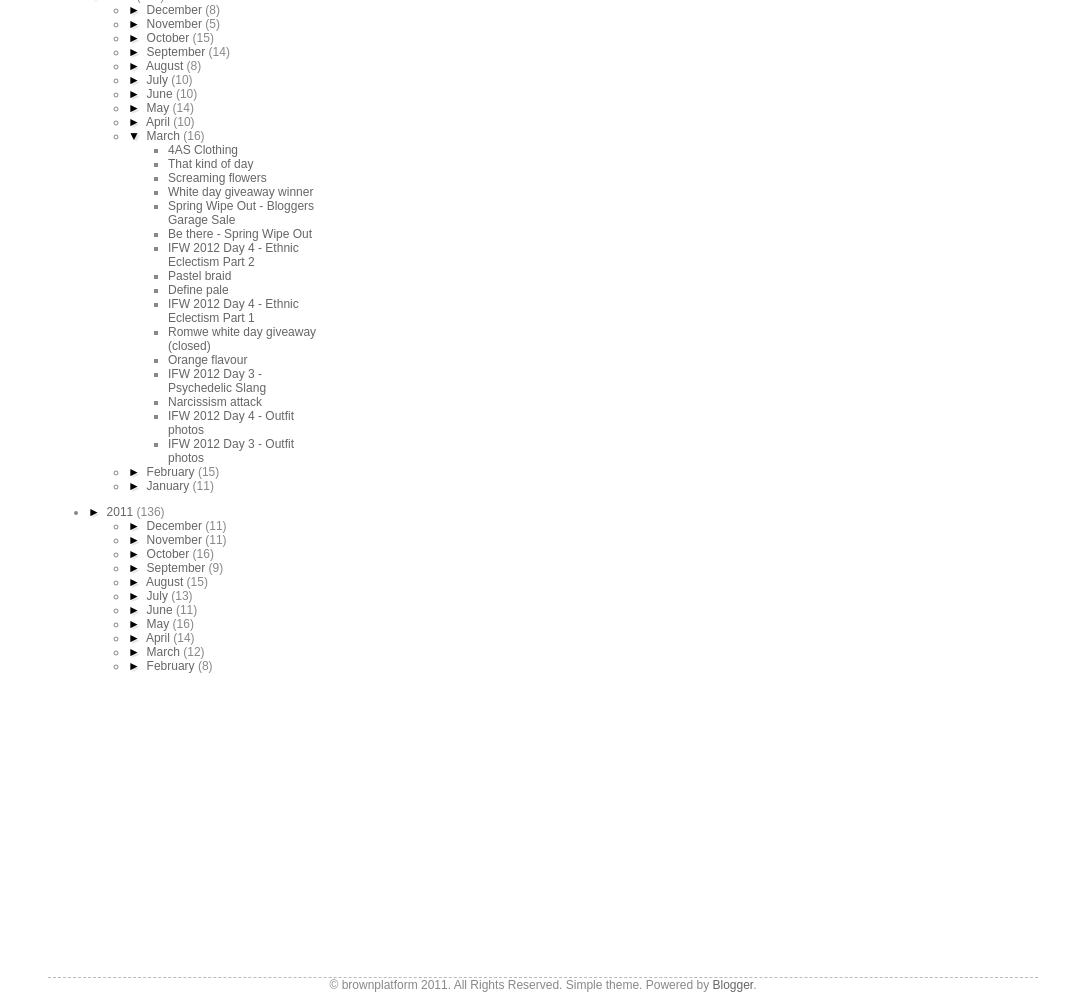 The width and height of the screenshot is (1078, 1005). Describe the element at coordinates (212, 23) in the screenshot. I see `'(5)'` at that location.